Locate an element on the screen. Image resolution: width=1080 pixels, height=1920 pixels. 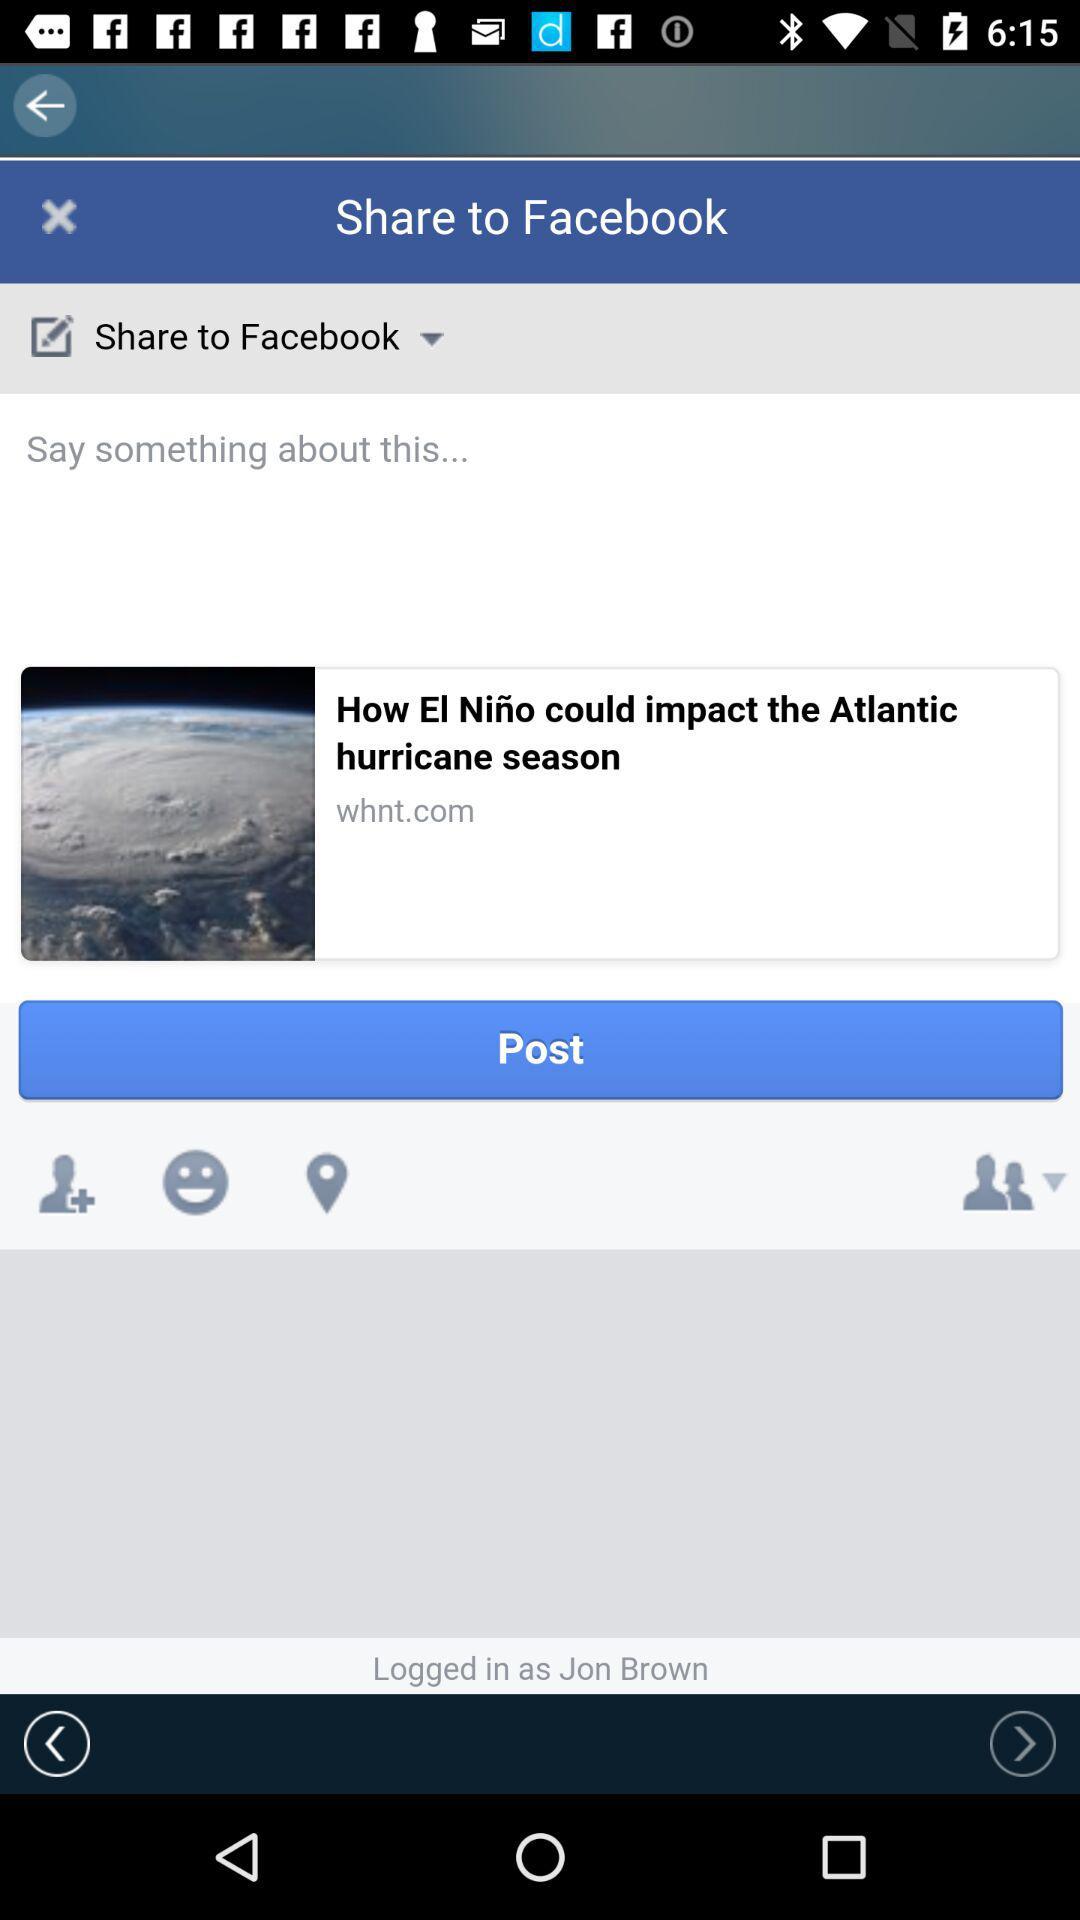
move page is located at coordinates (540, 926).